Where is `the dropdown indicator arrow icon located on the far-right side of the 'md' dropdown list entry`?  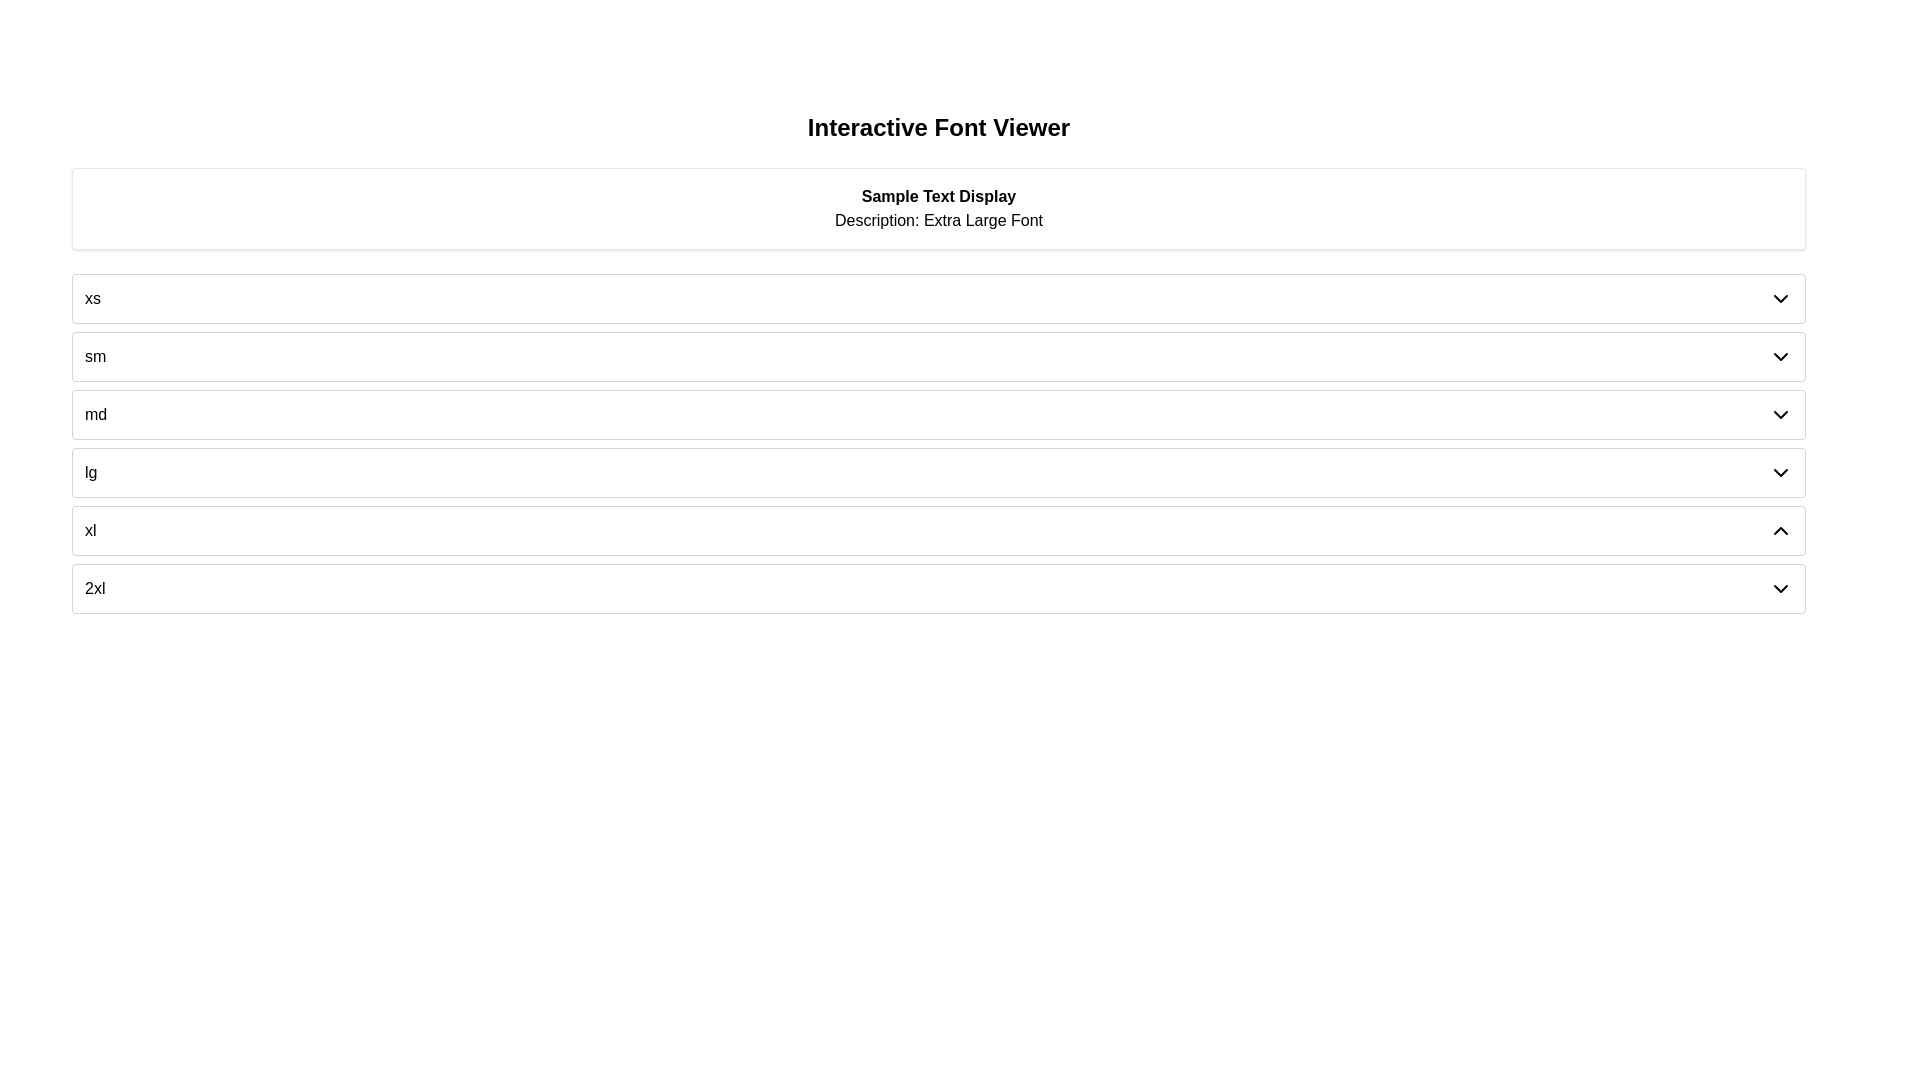 the dropdown indicator arrow icon located on the far-right side of the 'md' dropdown list entry is located at coordinates (1780, 414).